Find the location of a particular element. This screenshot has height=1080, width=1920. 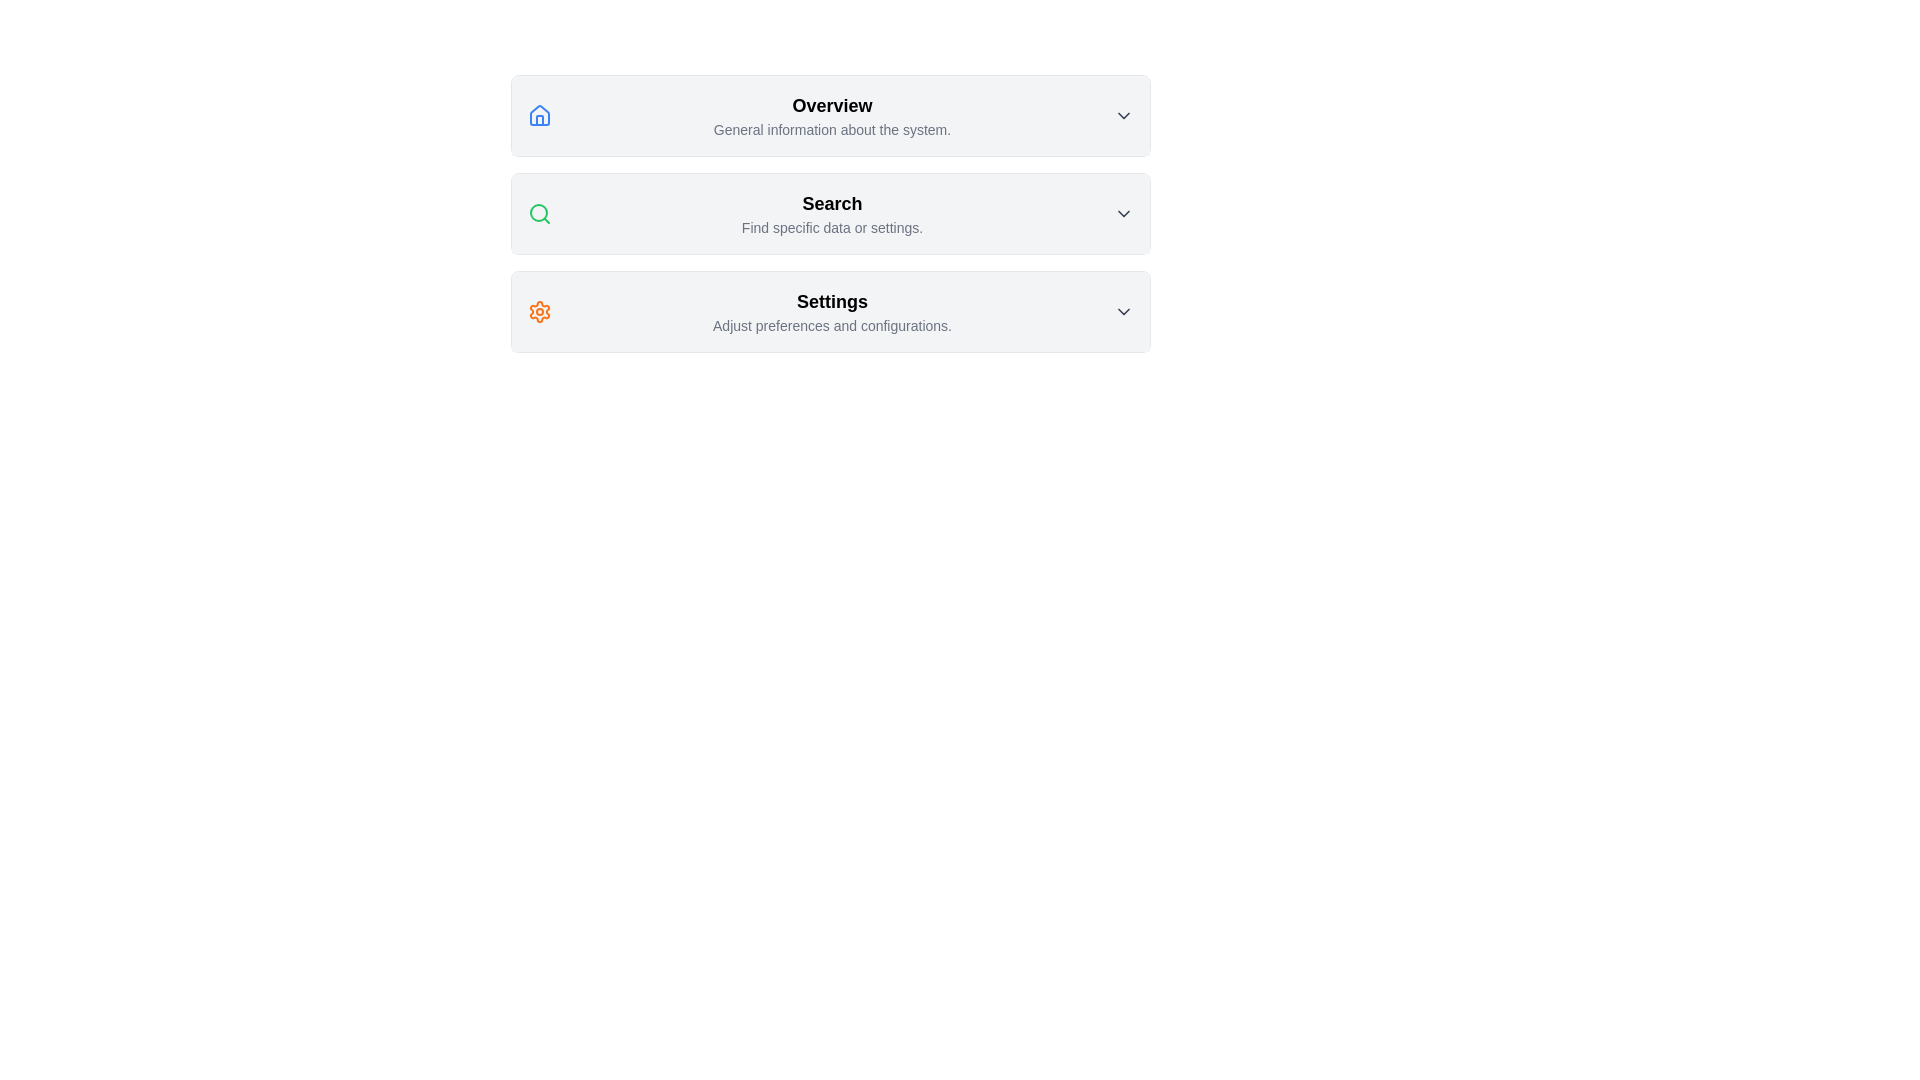

the second expandable menu item positioned between 'Overview' and 'Settings' is located at coordinates (830, 213).